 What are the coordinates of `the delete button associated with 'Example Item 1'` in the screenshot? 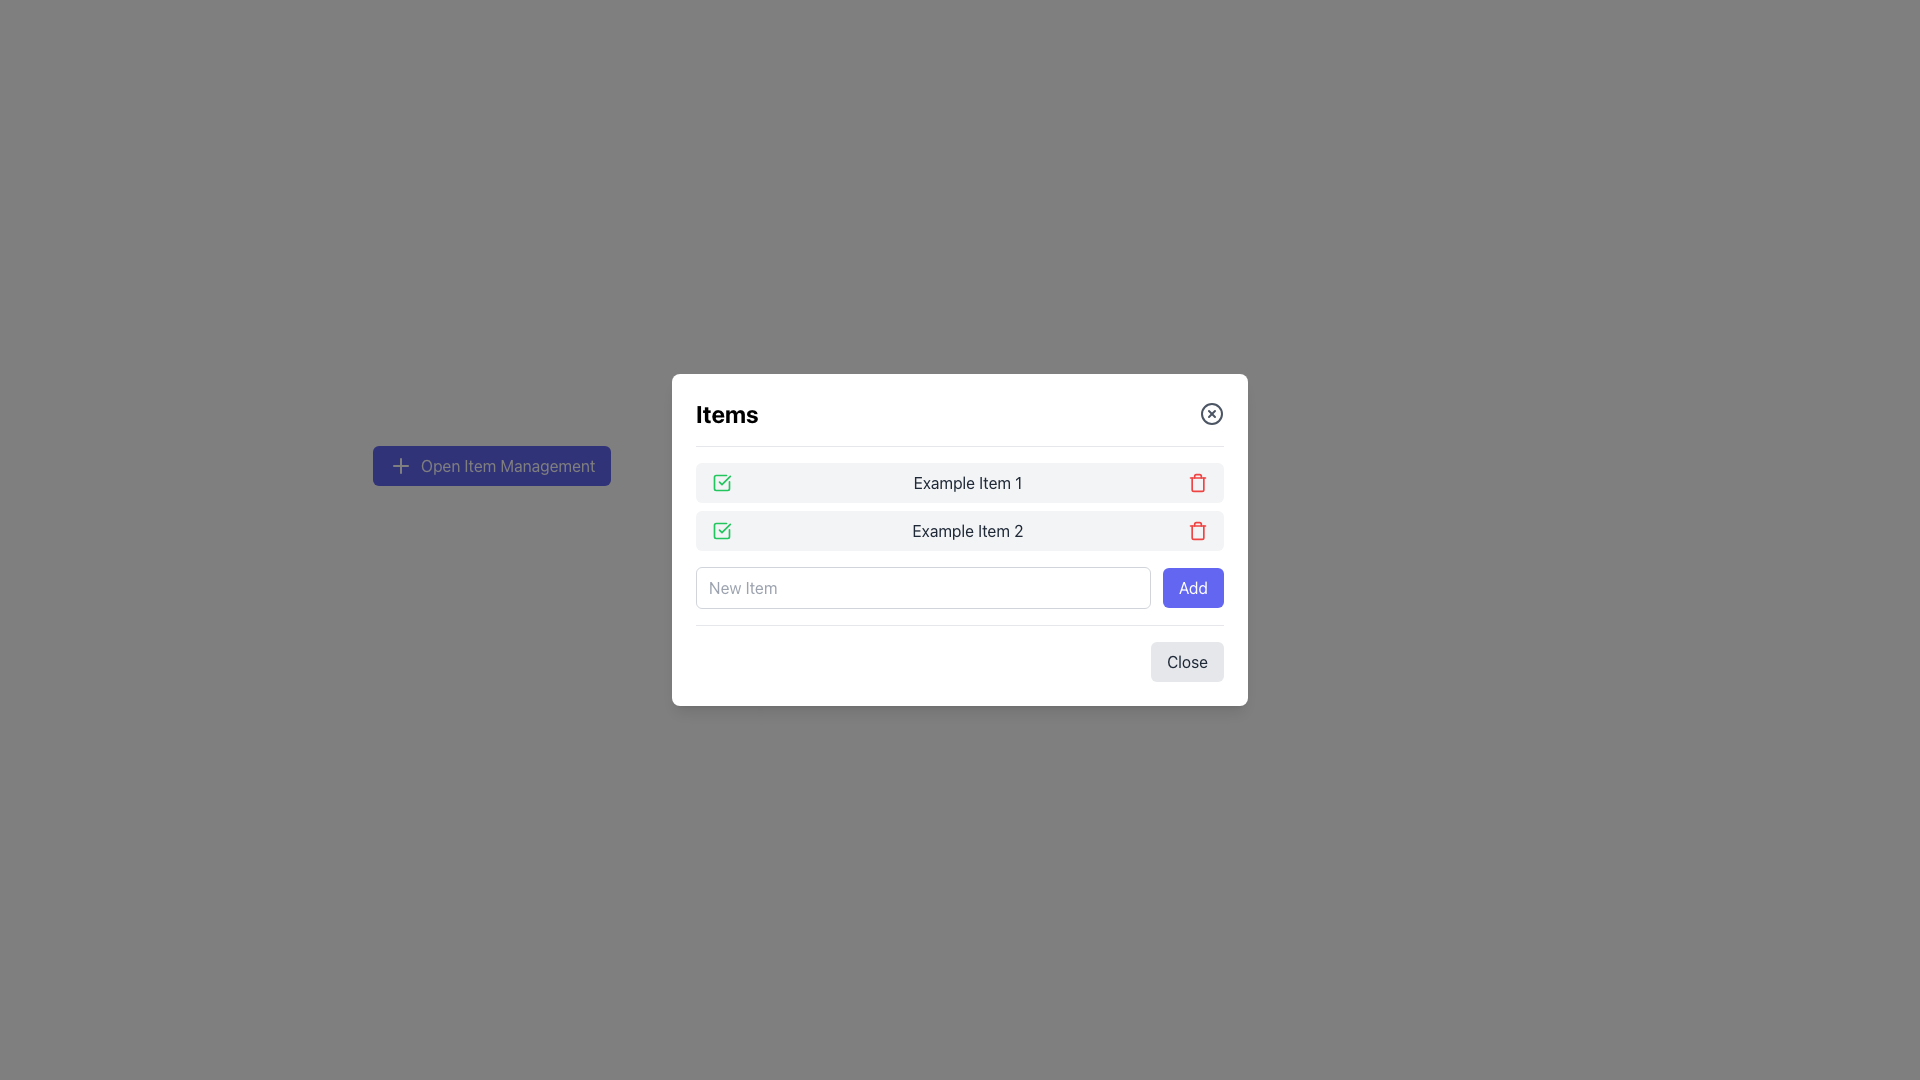 It's located at (1198, 482).